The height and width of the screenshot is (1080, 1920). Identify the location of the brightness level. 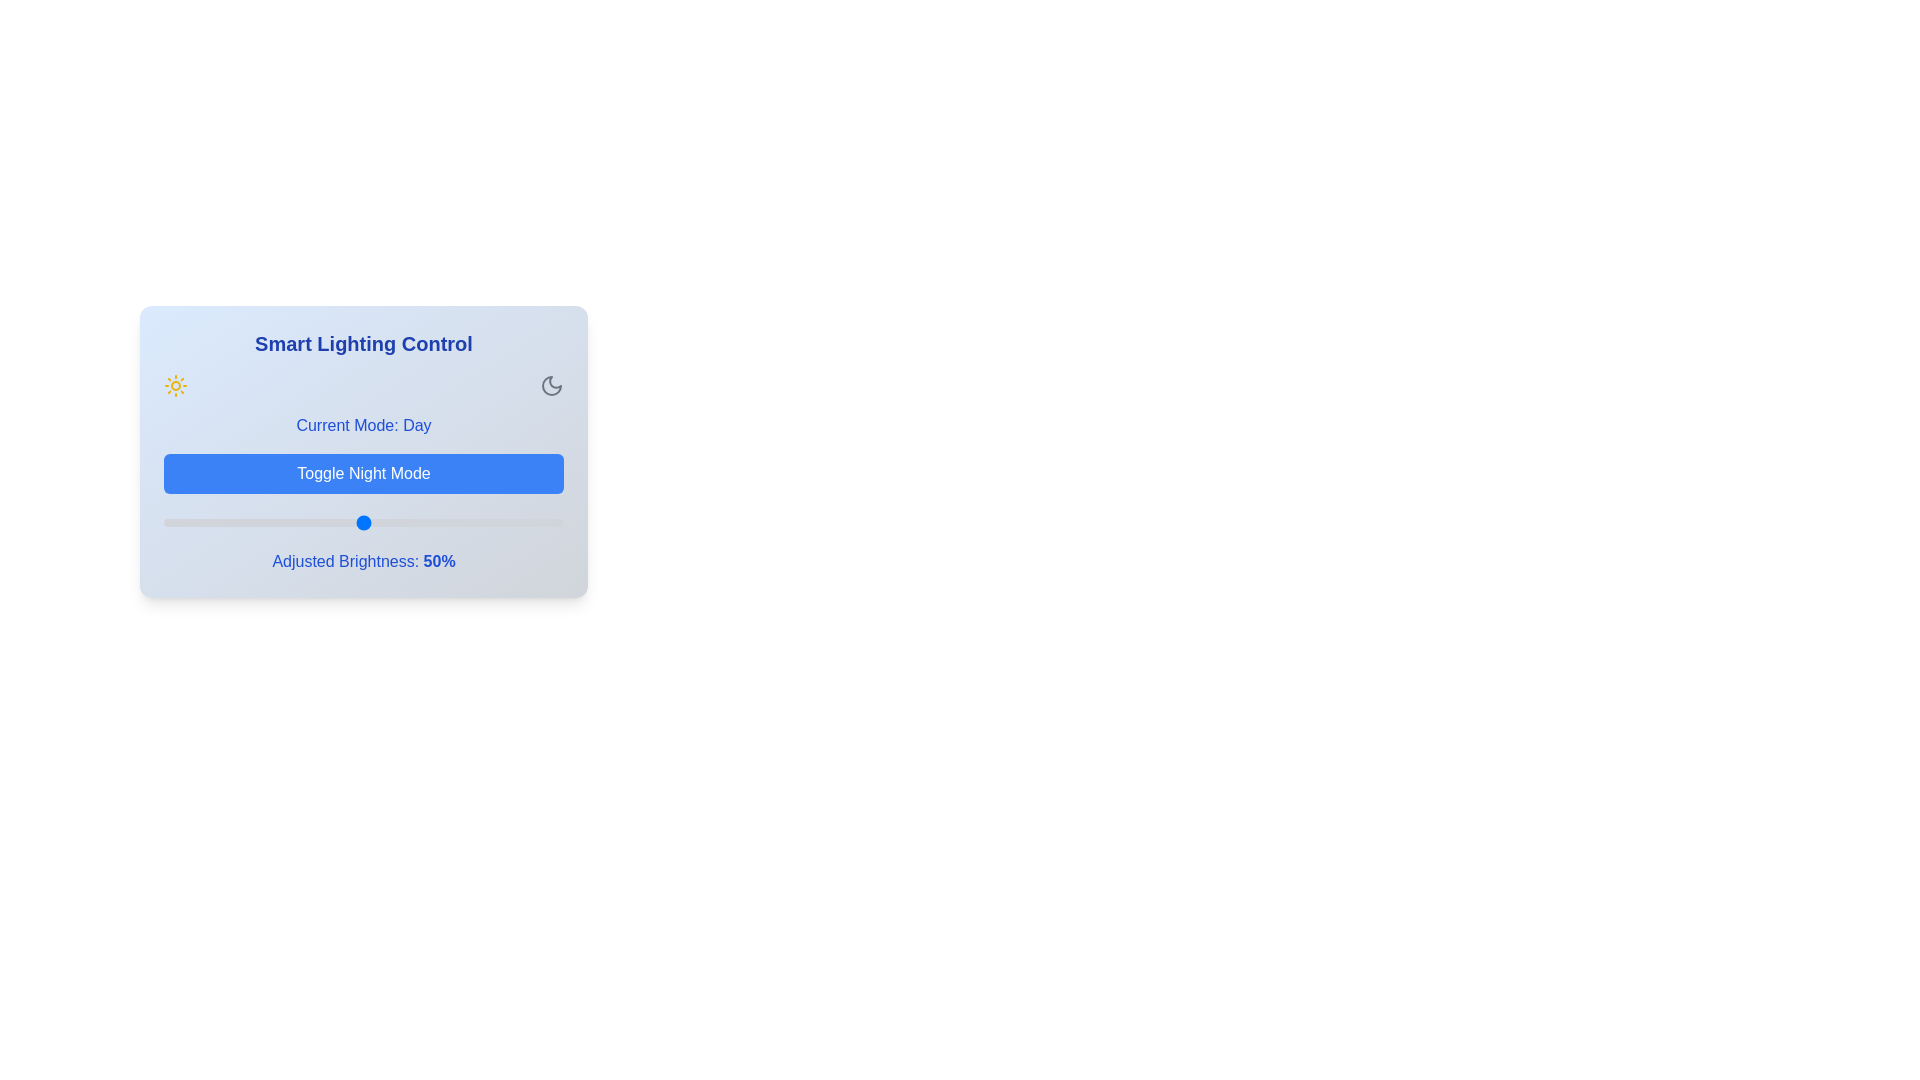
(474, 522).